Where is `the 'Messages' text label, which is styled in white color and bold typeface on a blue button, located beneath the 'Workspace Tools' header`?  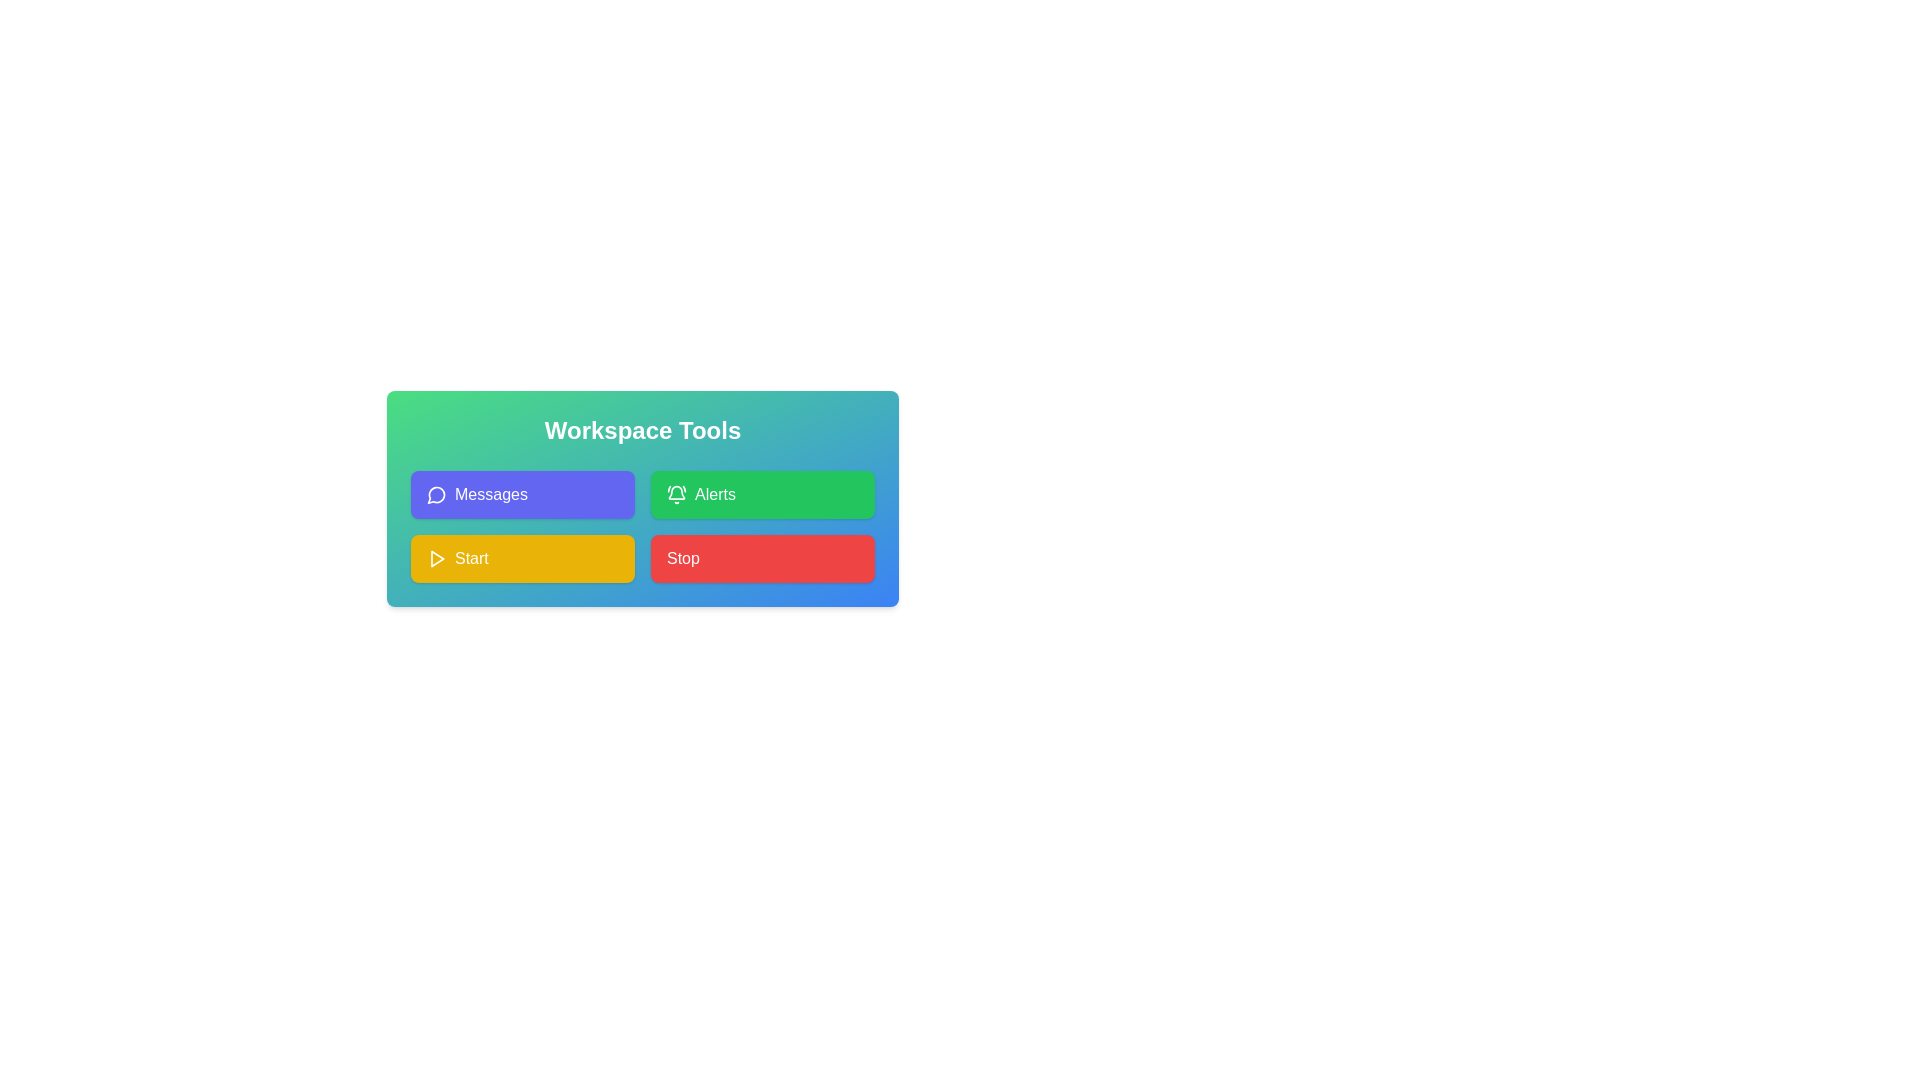
the 'Messages' text label, which is styled in white color and bold typeface on a blue button, located beneath the 'Workspace Tools' header is located at coordinates (491, 494).